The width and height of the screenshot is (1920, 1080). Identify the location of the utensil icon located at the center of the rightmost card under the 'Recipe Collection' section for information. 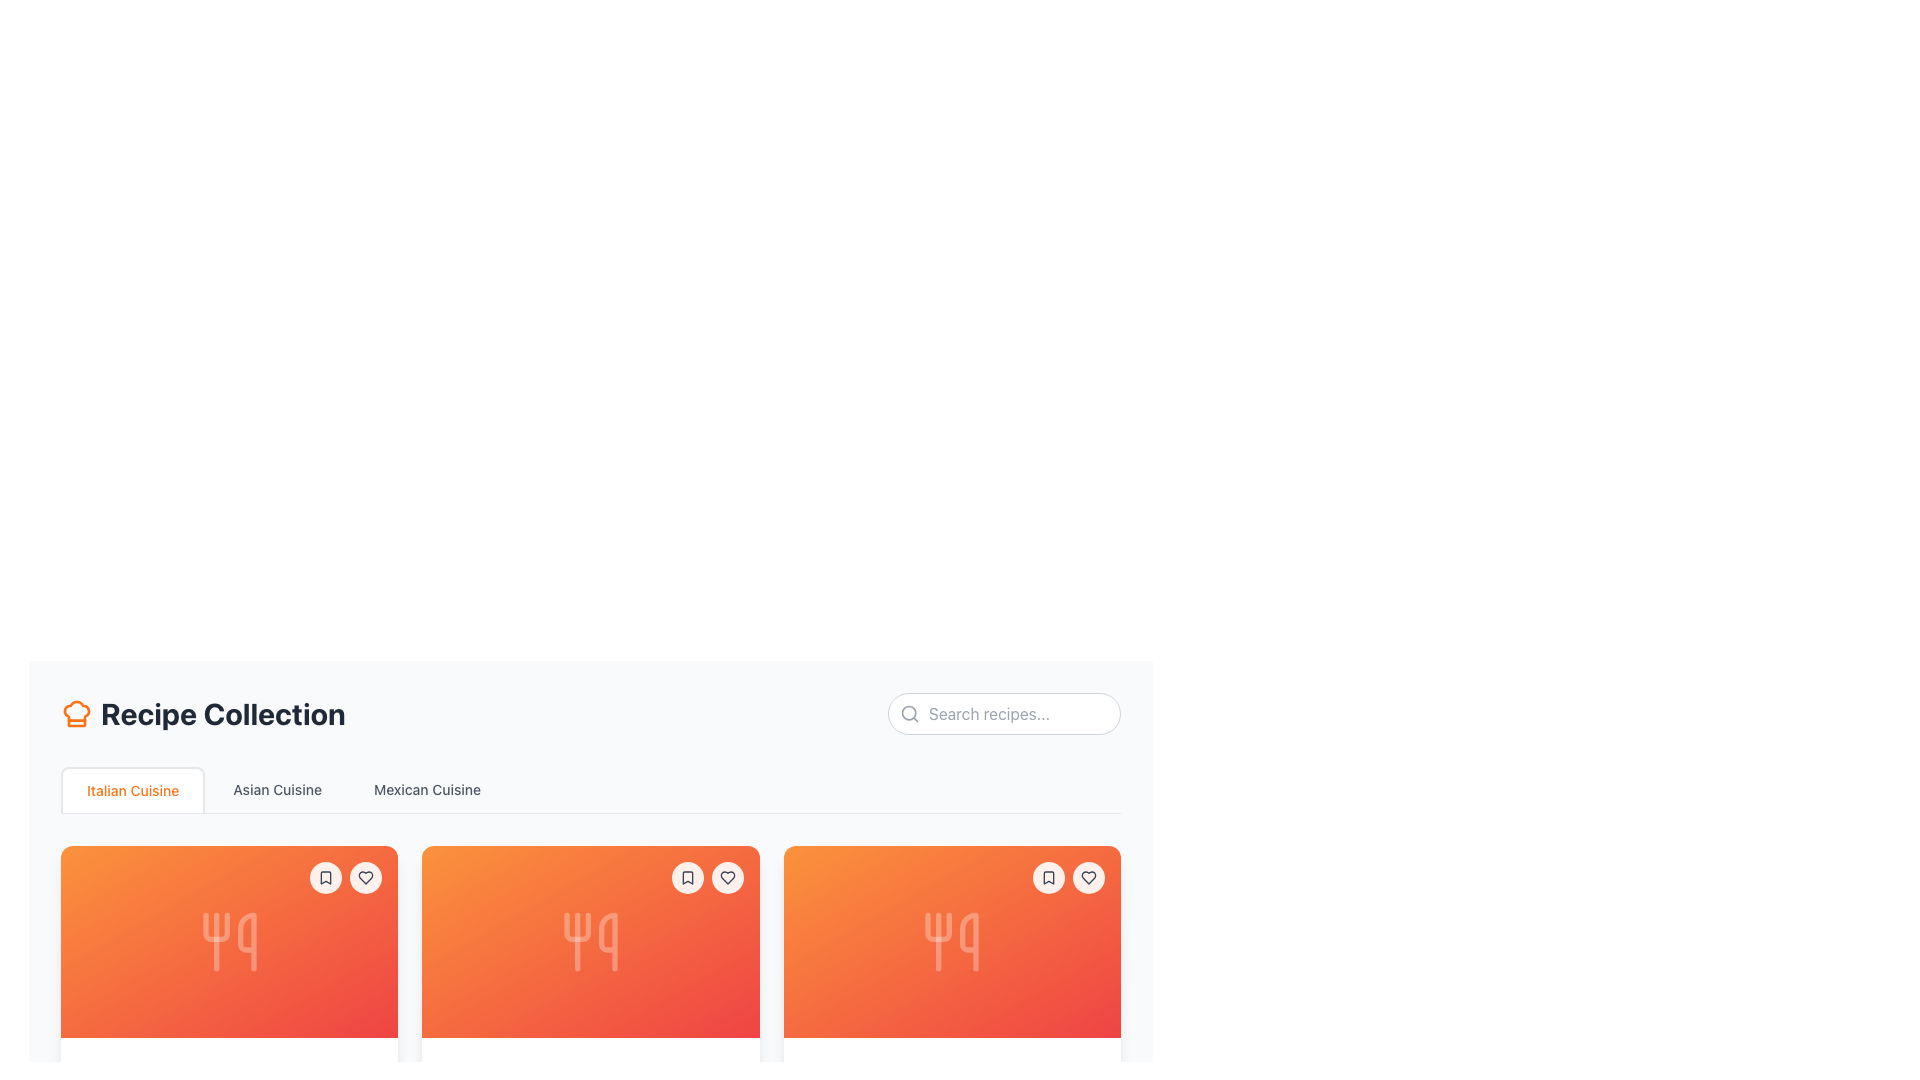
(951, 941).